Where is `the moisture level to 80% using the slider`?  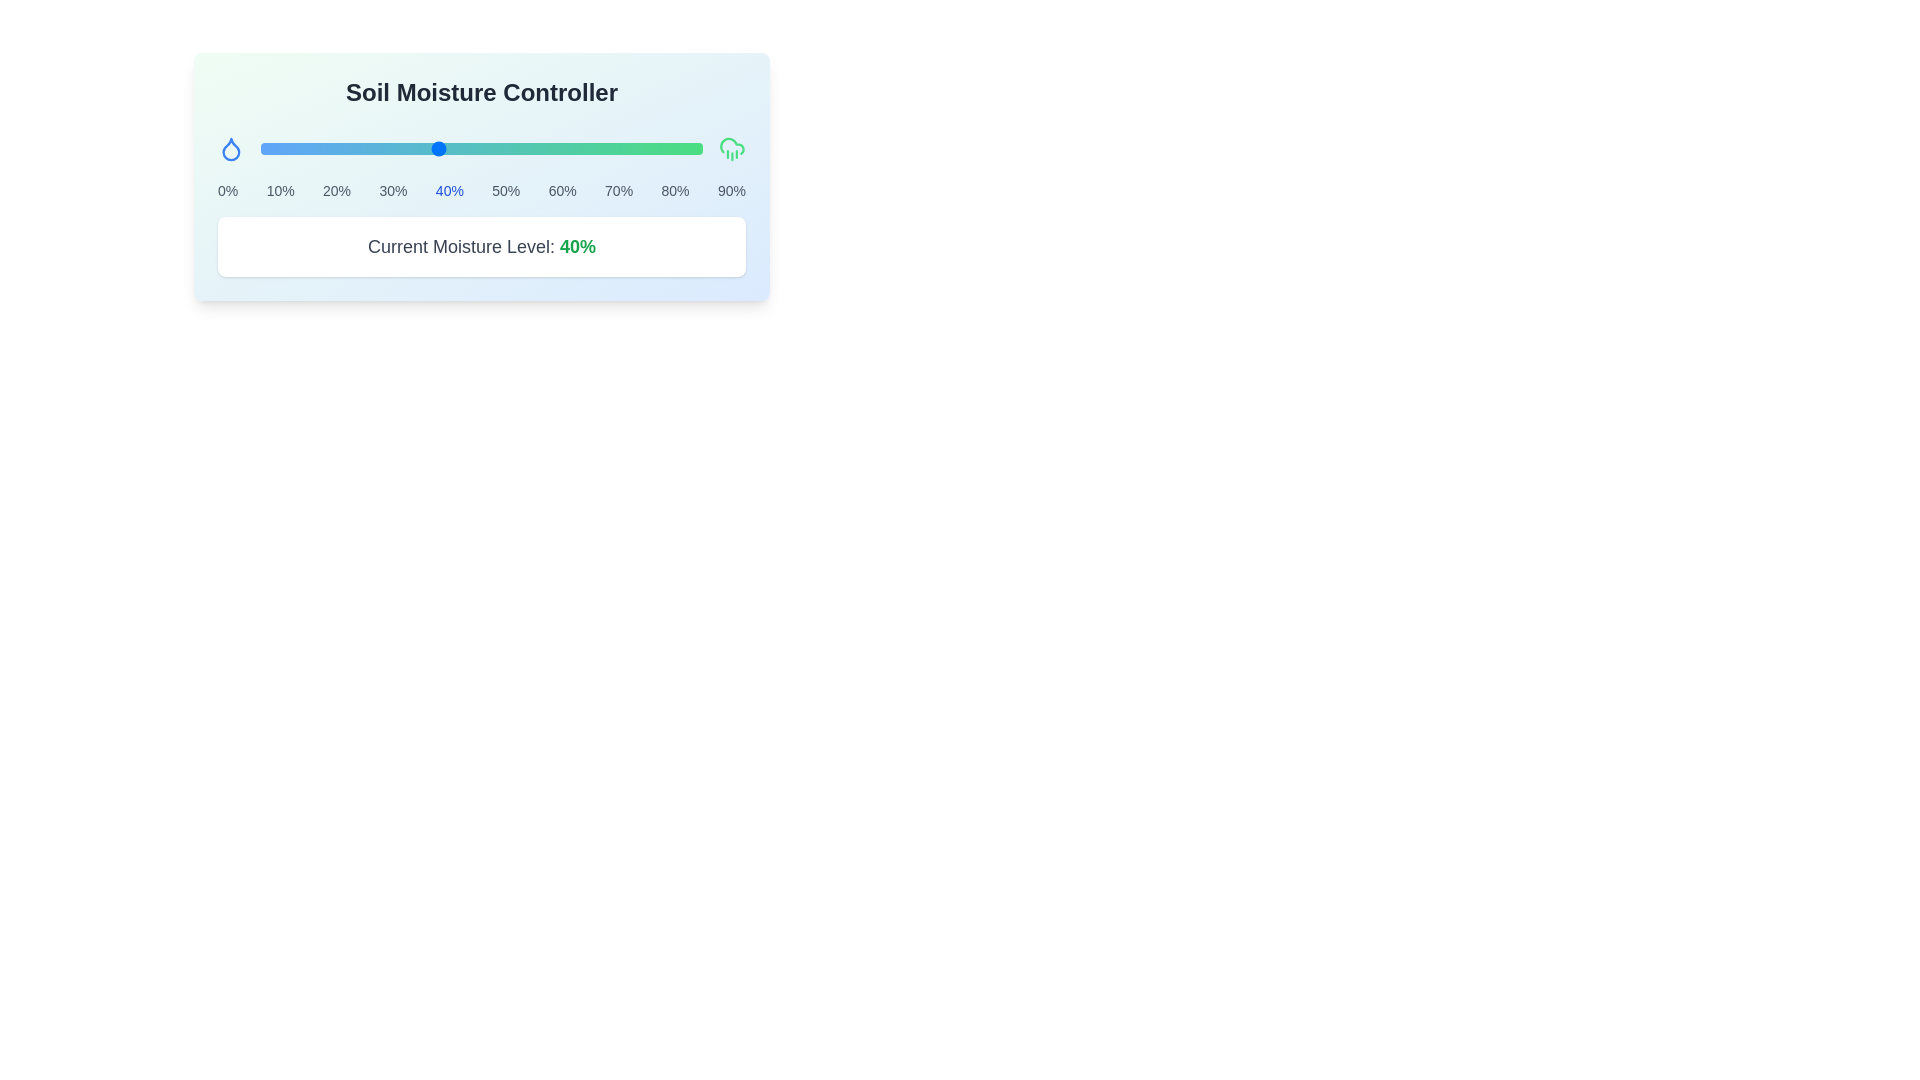 the moisture level to 80% using the slider is located at coordinates (613, 148).